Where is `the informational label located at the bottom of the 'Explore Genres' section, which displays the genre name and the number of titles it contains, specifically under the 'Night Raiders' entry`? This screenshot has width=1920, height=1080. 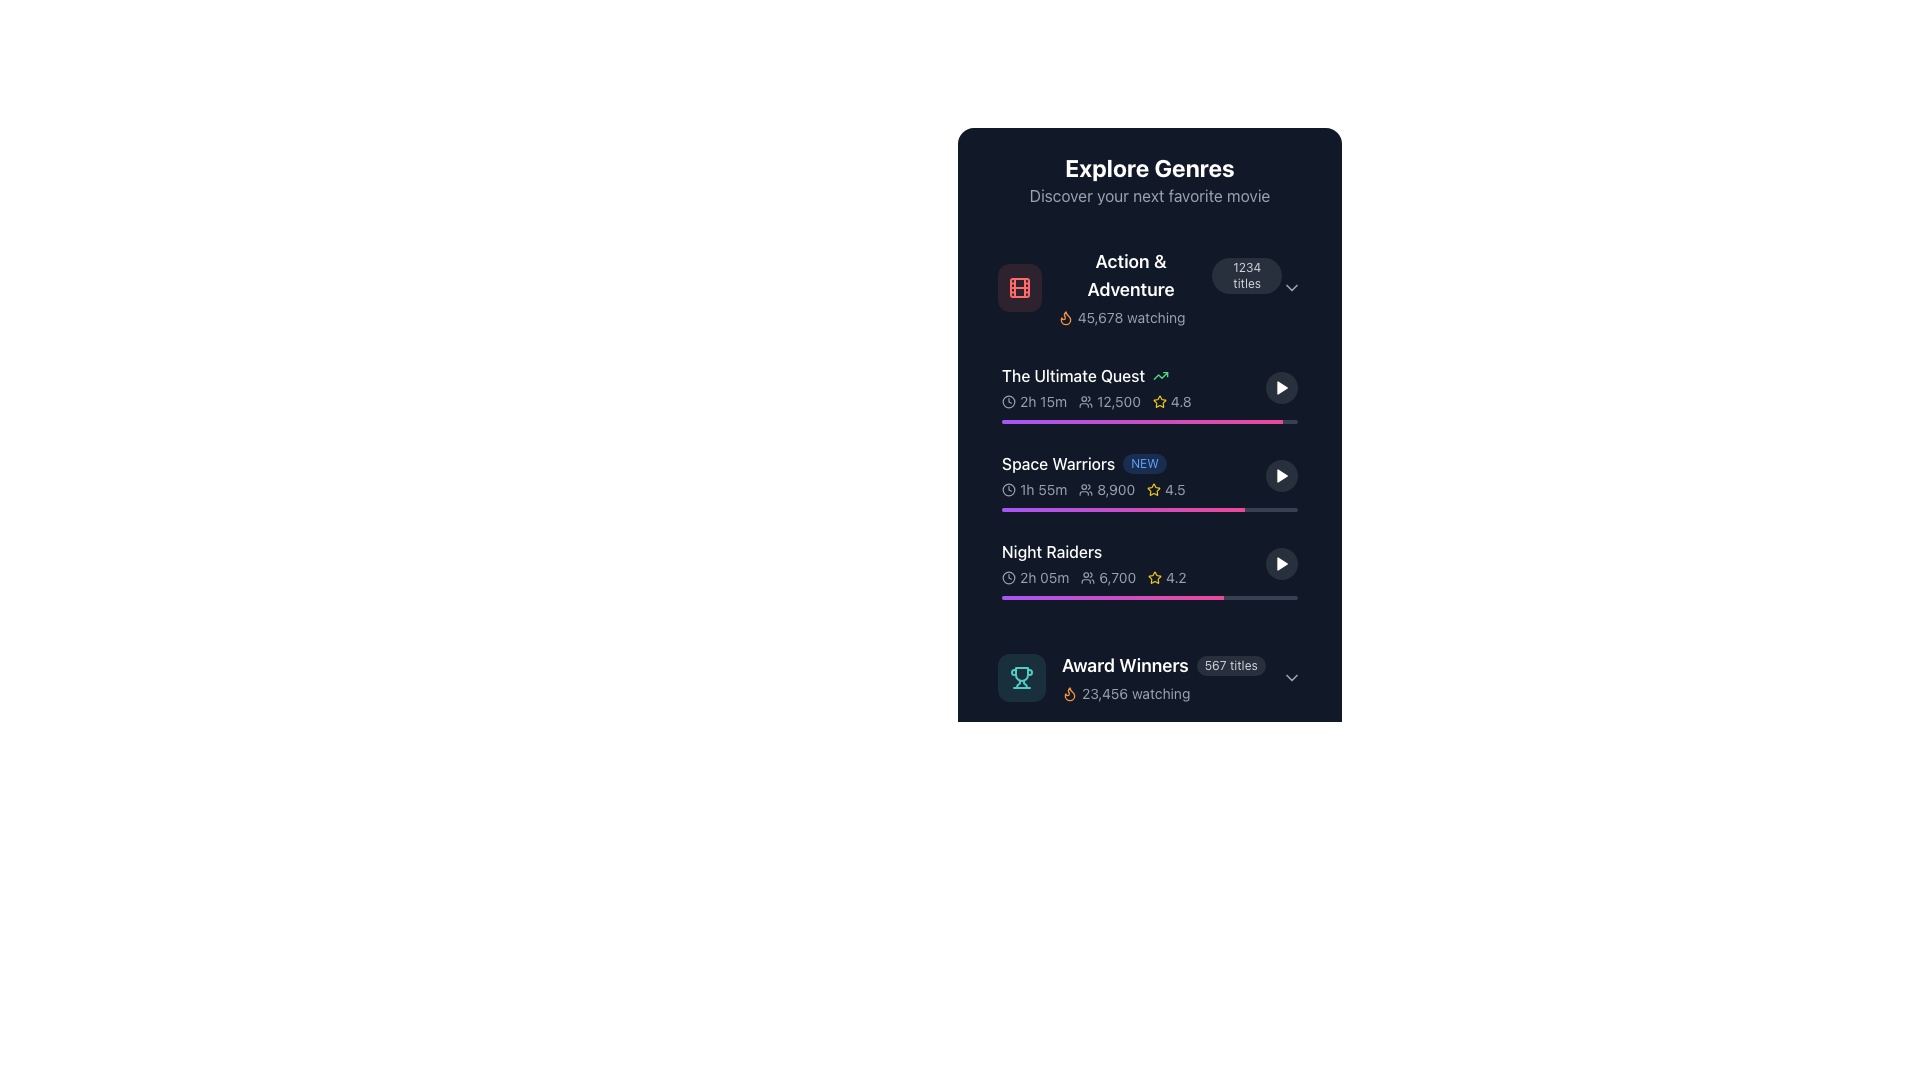
the informational label located at the bottom of the 'Explore Genres' section, which displays the genre name and the number of titles it contains, specifically under the 'Night Raiders' entry is located at coordinates (1163, 666).